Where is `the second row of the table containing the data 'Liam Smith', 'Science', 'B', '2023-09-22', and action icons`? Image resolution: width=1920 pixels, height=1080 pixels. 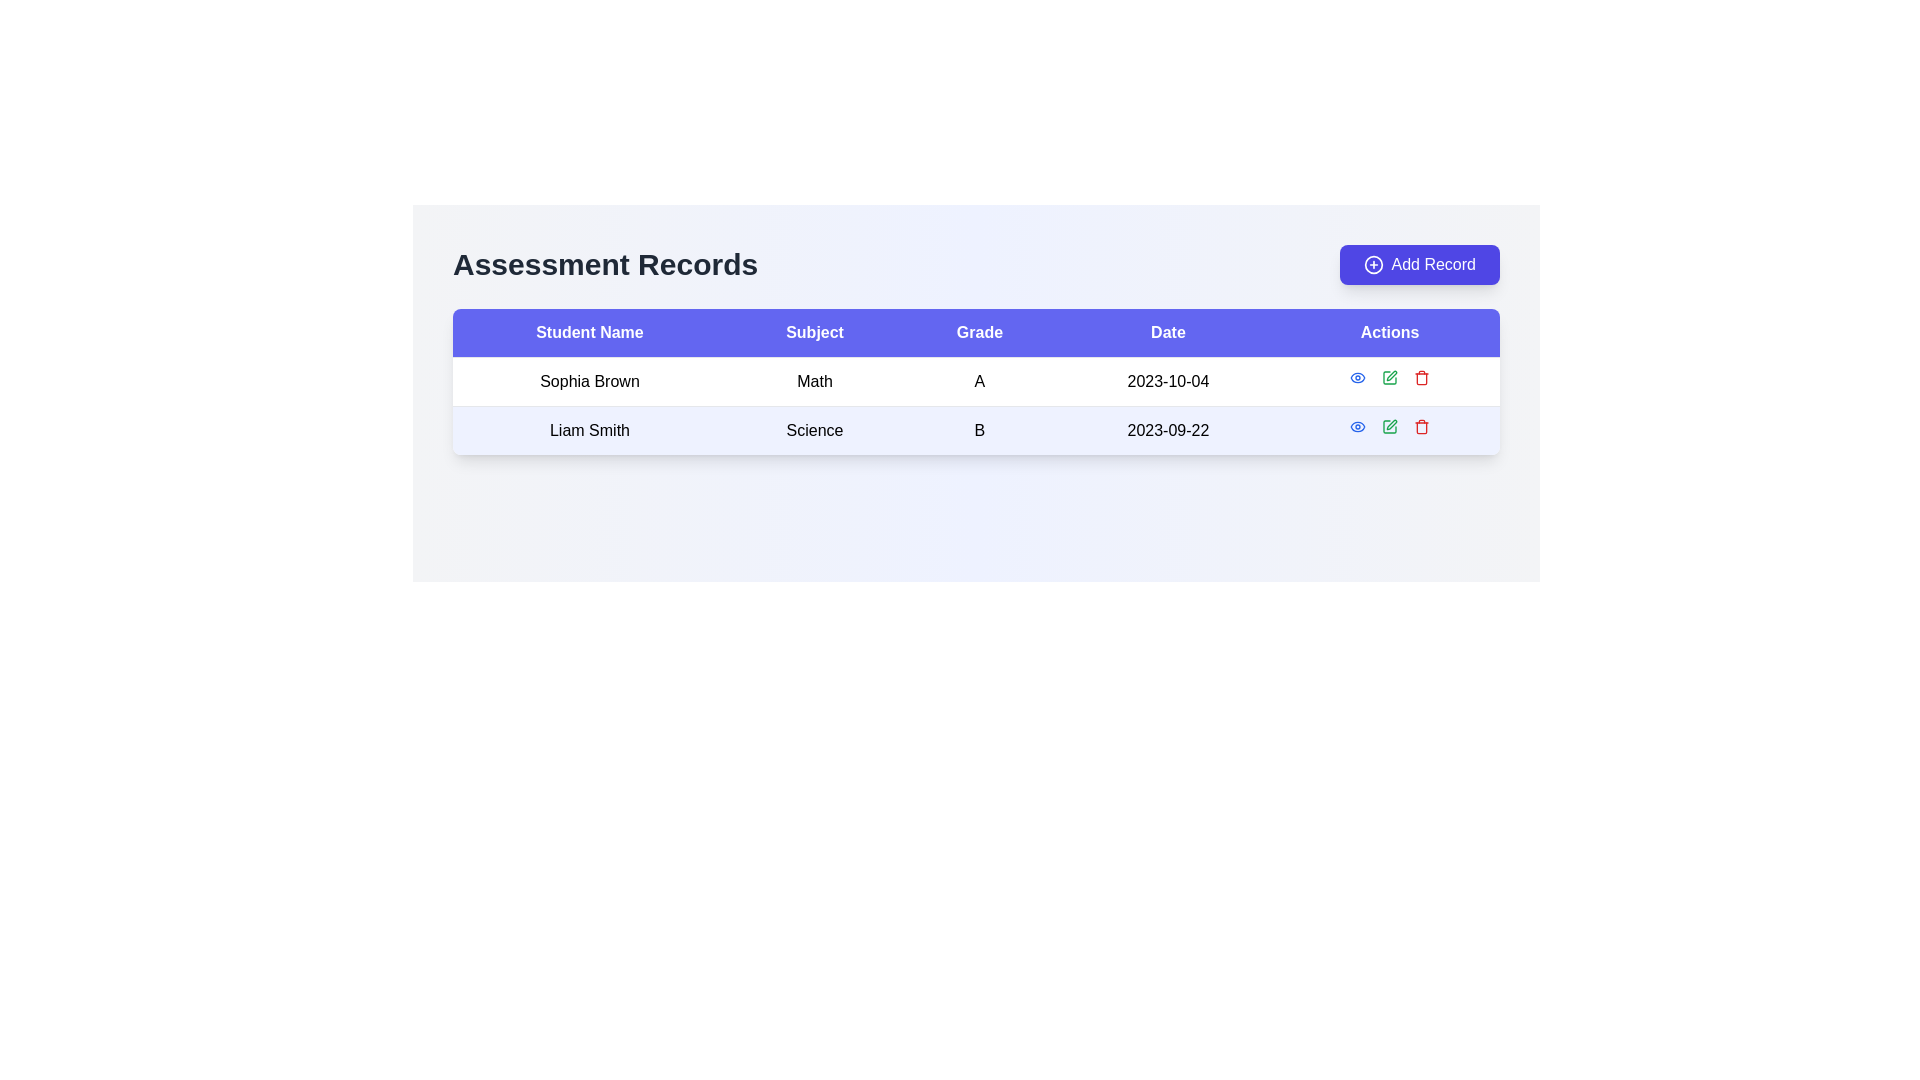 the second row of the table containing the data 'Liam Smith', 'Science', 'B', '2023-09-22', and action icons is located at coordinates (976, 429).